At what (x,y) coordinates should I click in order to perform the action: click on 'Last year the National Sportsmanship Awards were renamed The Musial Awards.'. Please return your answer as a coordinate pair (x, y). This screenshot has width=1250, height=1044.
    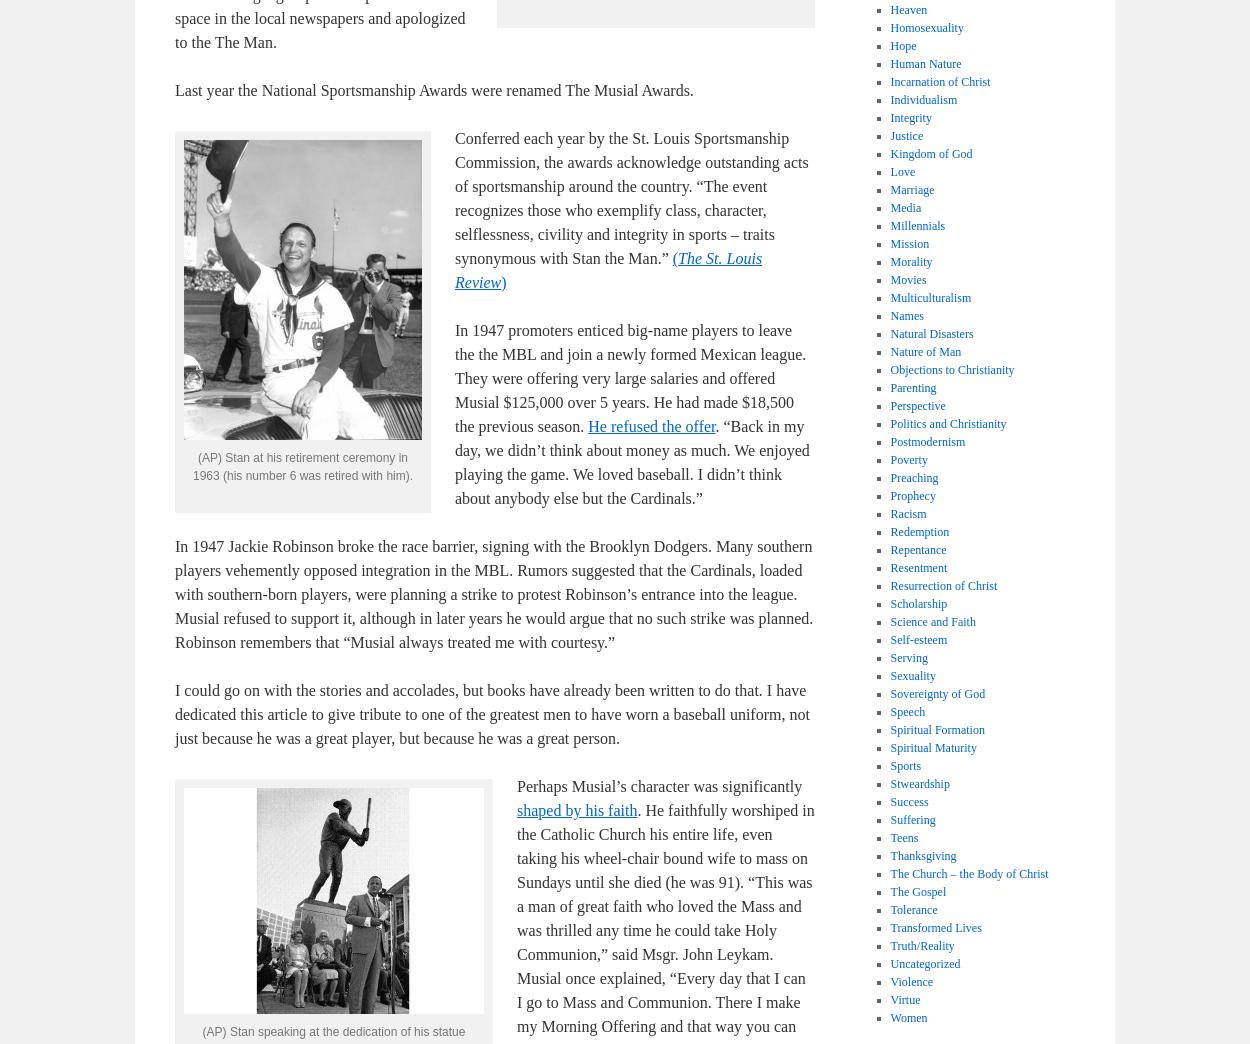
    Looking at the image, I should click on (434, 90).